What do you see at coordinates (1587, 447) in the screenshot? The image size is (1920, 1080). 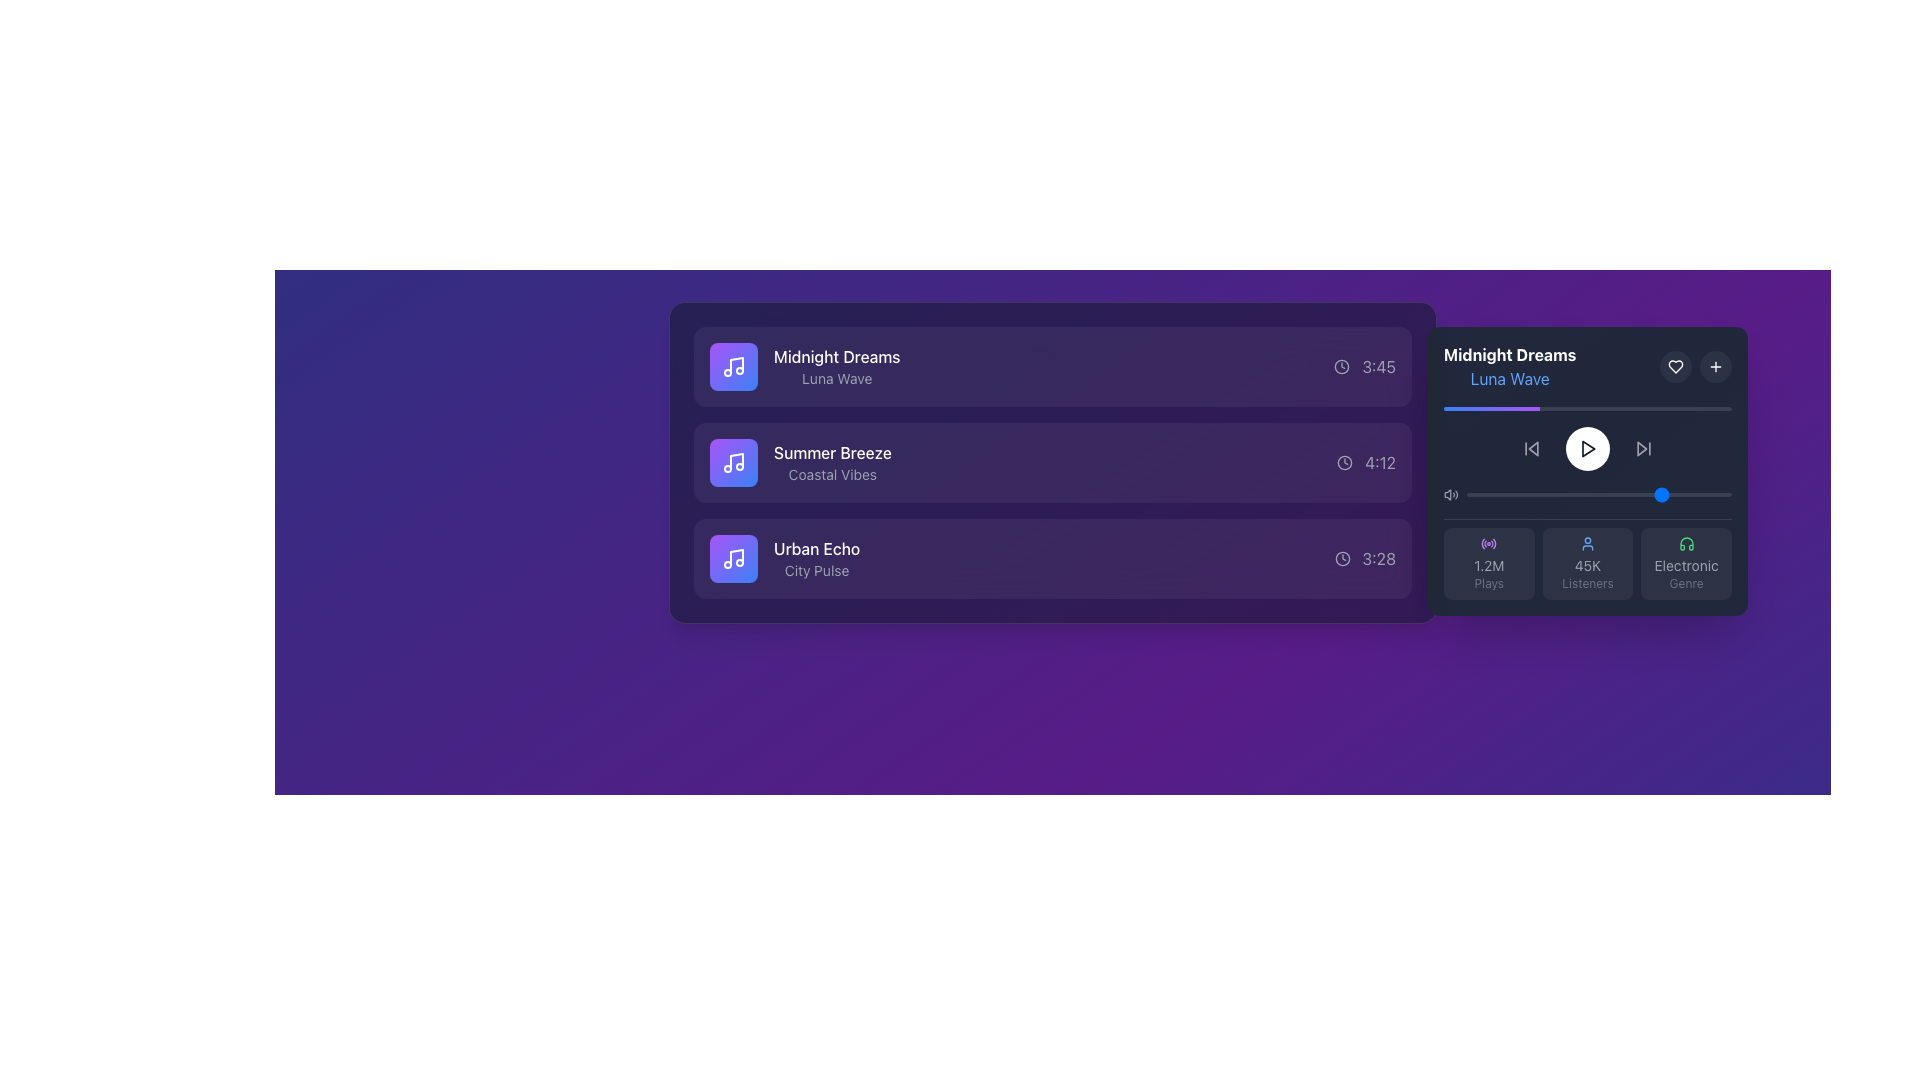 I see `the triangular play icon button, which is part of a circular button structure in the music player section` at bounding box center [1587, 447].